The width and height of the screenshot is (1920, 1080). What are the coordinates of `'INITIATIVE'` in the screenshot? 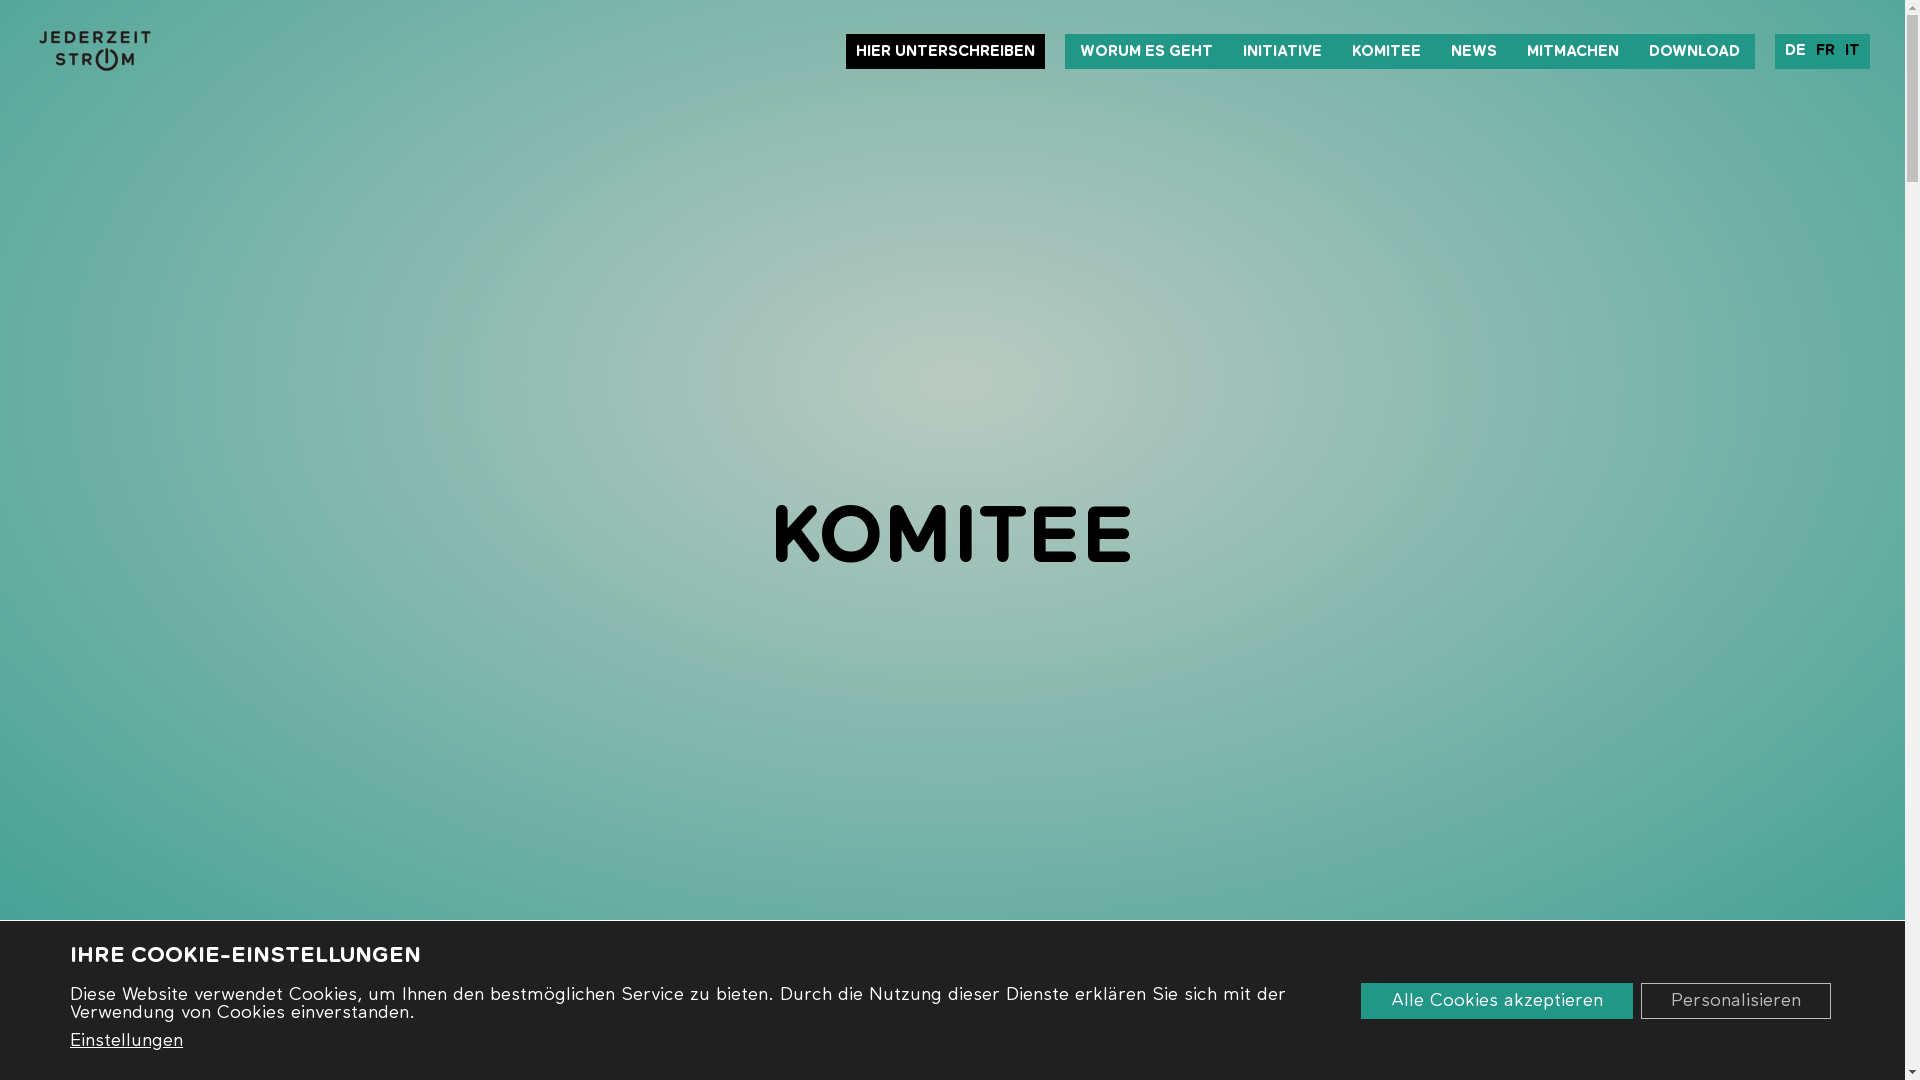 It's located at (1282, 50).